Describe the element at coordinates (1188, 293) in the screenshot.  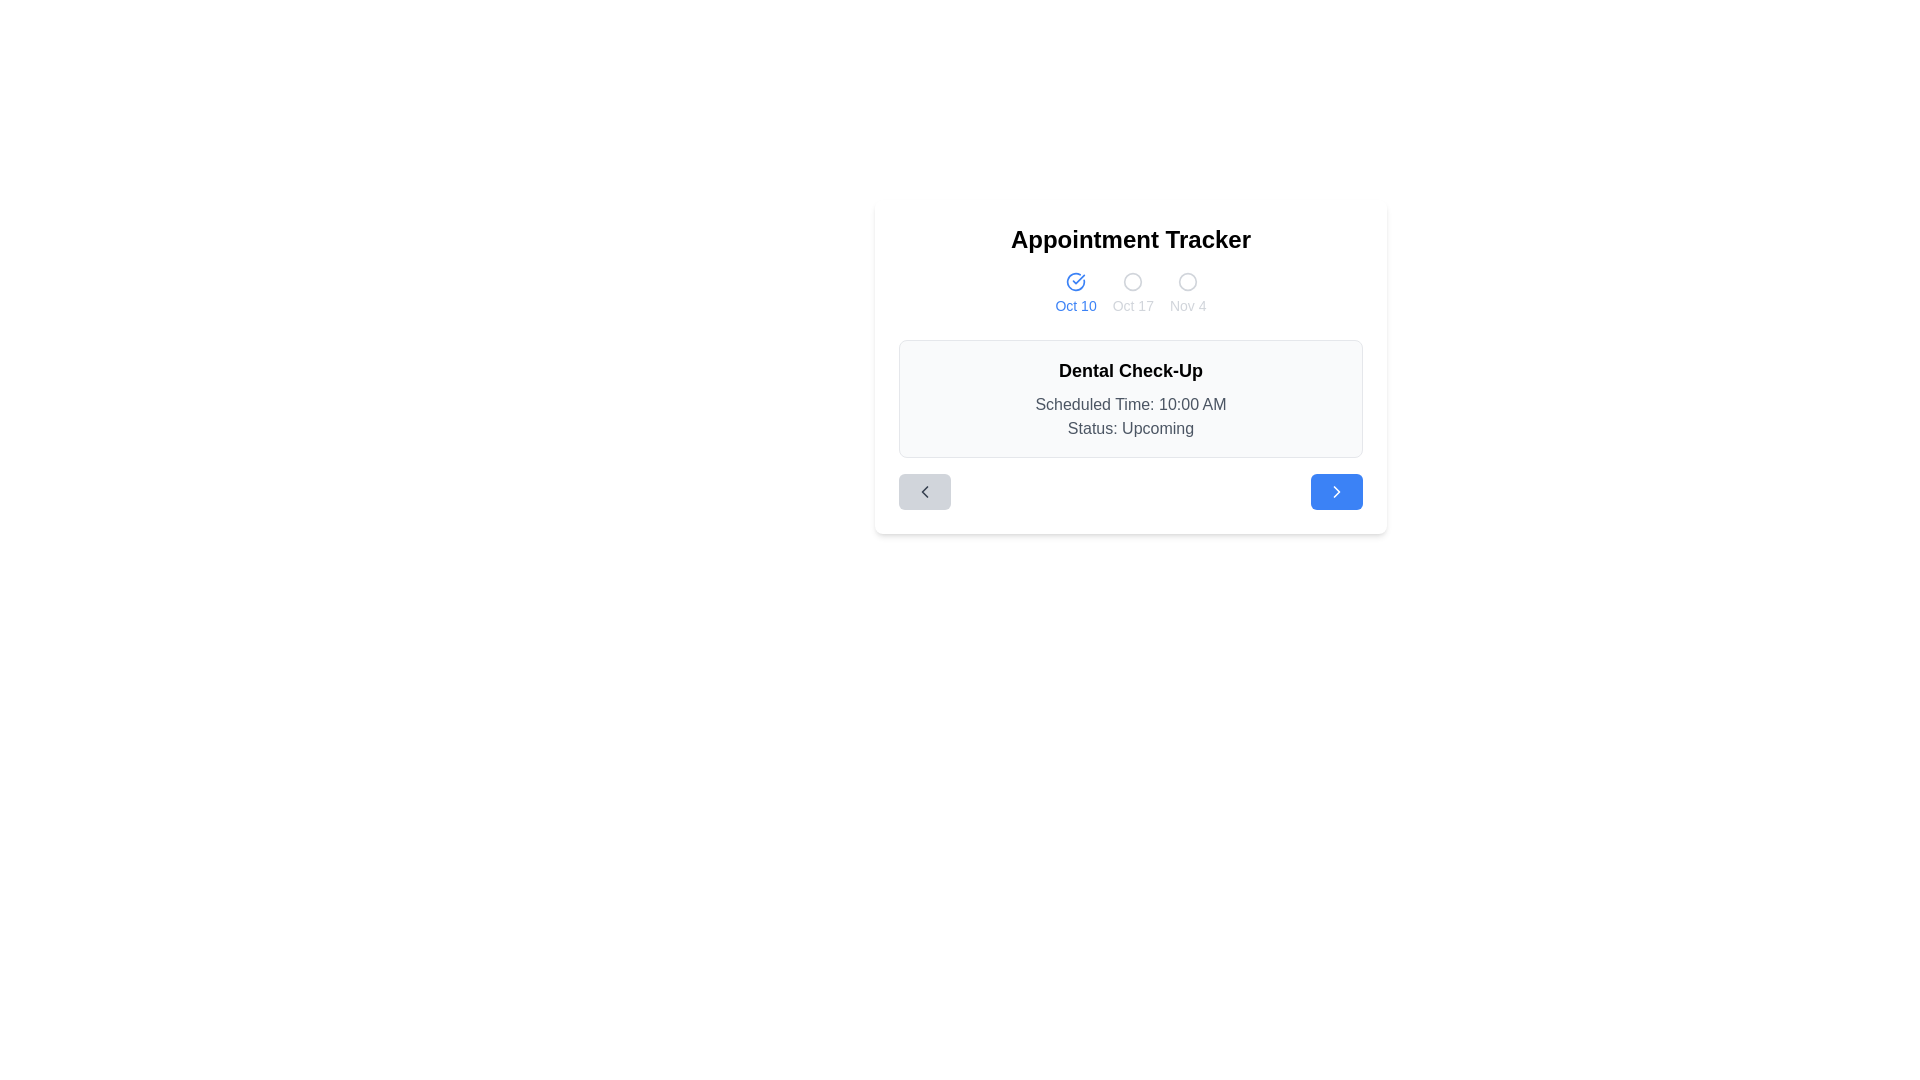
I see `the circular button displaying the date 'Nov 4'` at that location.